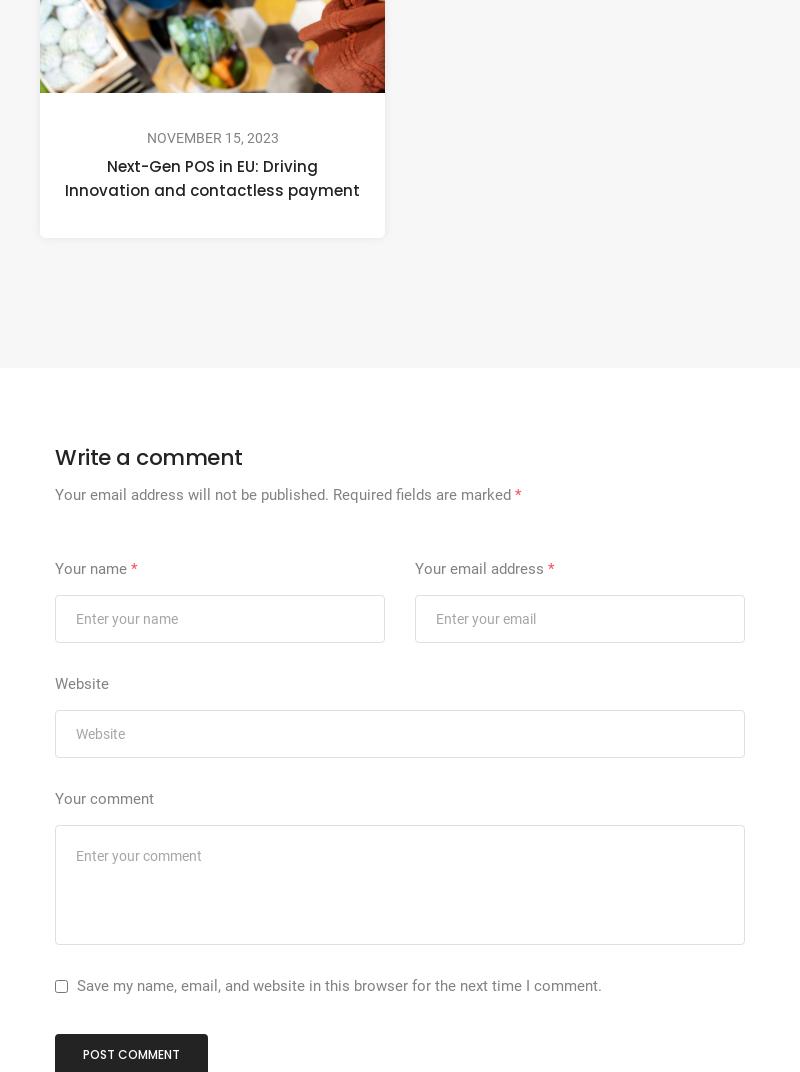  I want to click on 'Save my name, email, and website in this browser for the next time I comment.', so click(339, 983).